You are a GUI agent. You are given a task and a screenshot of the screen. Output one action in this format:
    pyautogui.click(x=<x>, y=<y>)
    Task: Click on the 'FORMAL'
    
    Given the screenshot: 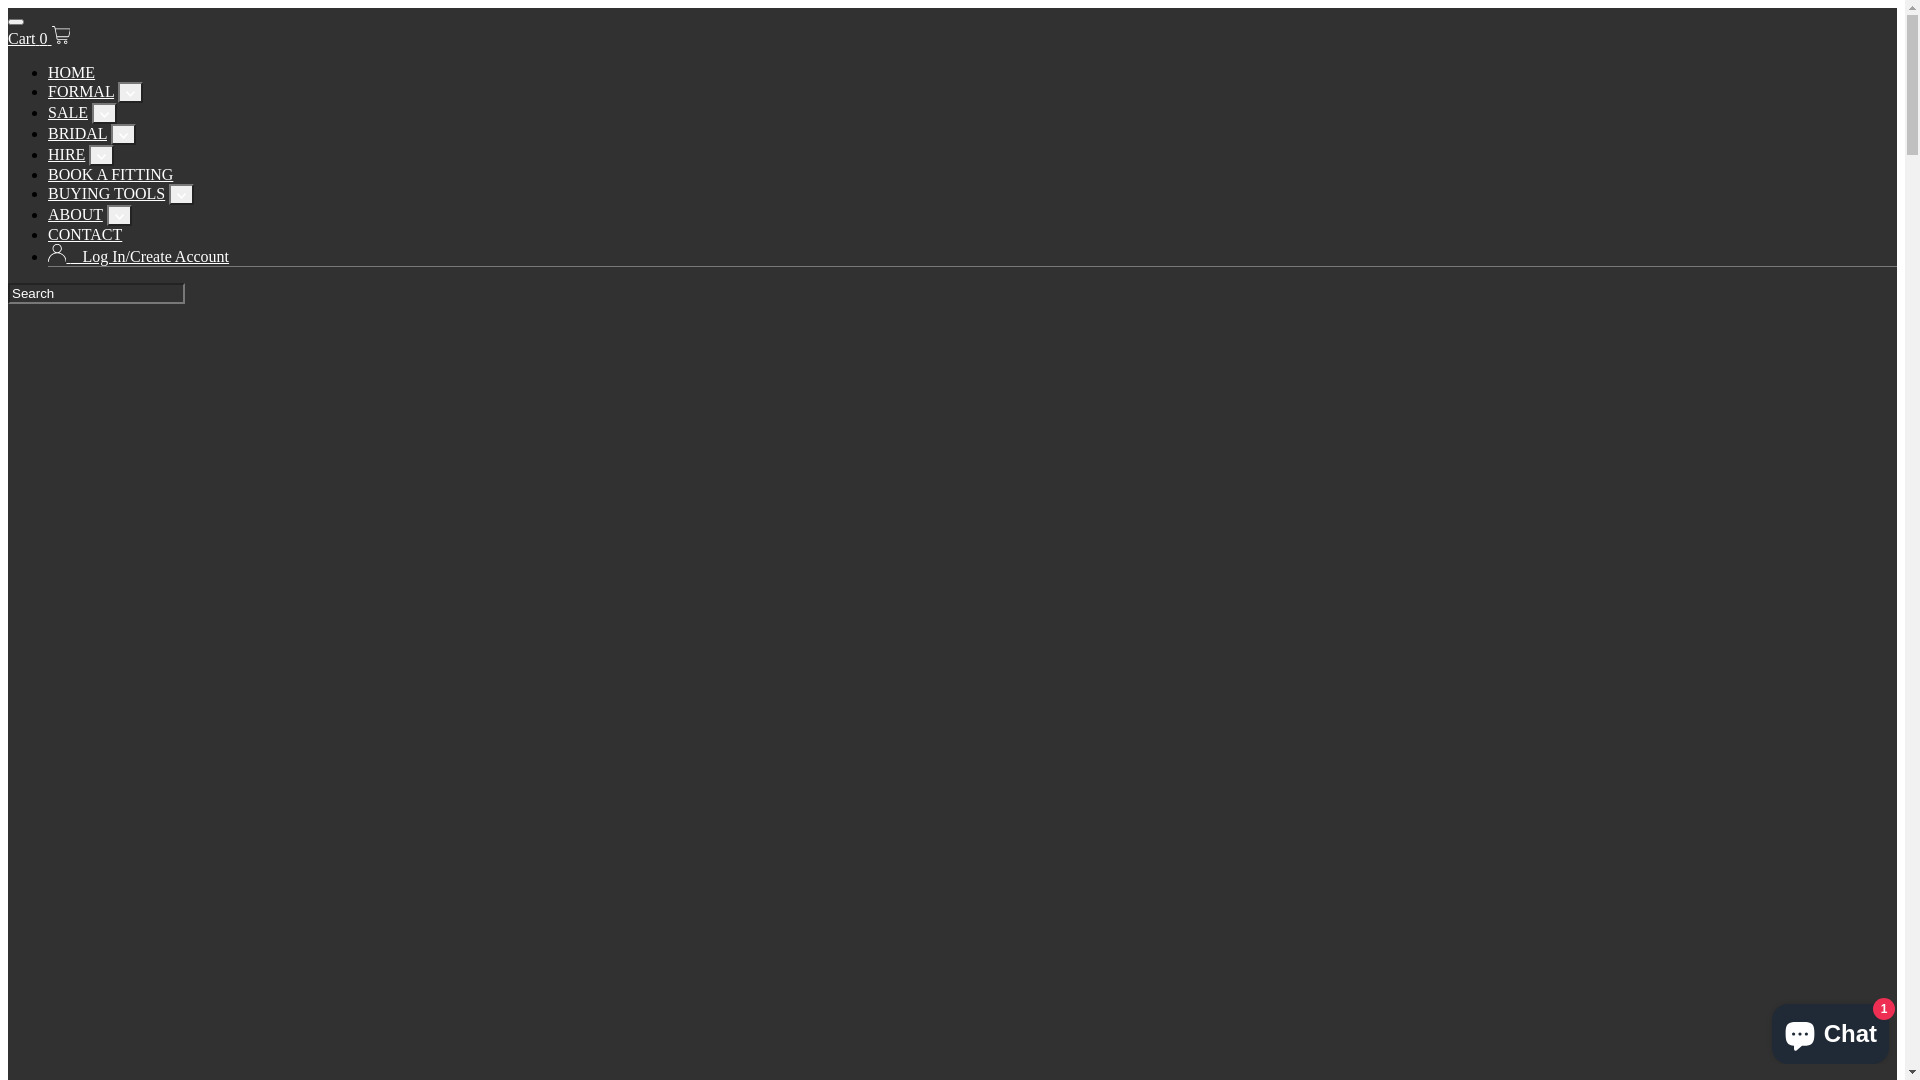 What is the action you would take?
    pyautogui.click(x=80, y=91)
    